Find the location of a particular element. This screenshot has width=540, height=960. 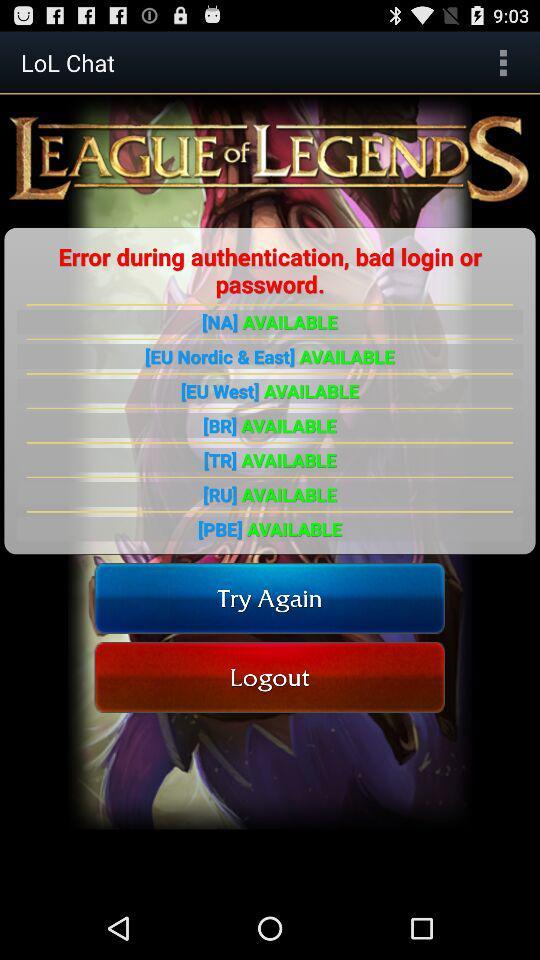

the logout button is located at coordinates (269, 677).